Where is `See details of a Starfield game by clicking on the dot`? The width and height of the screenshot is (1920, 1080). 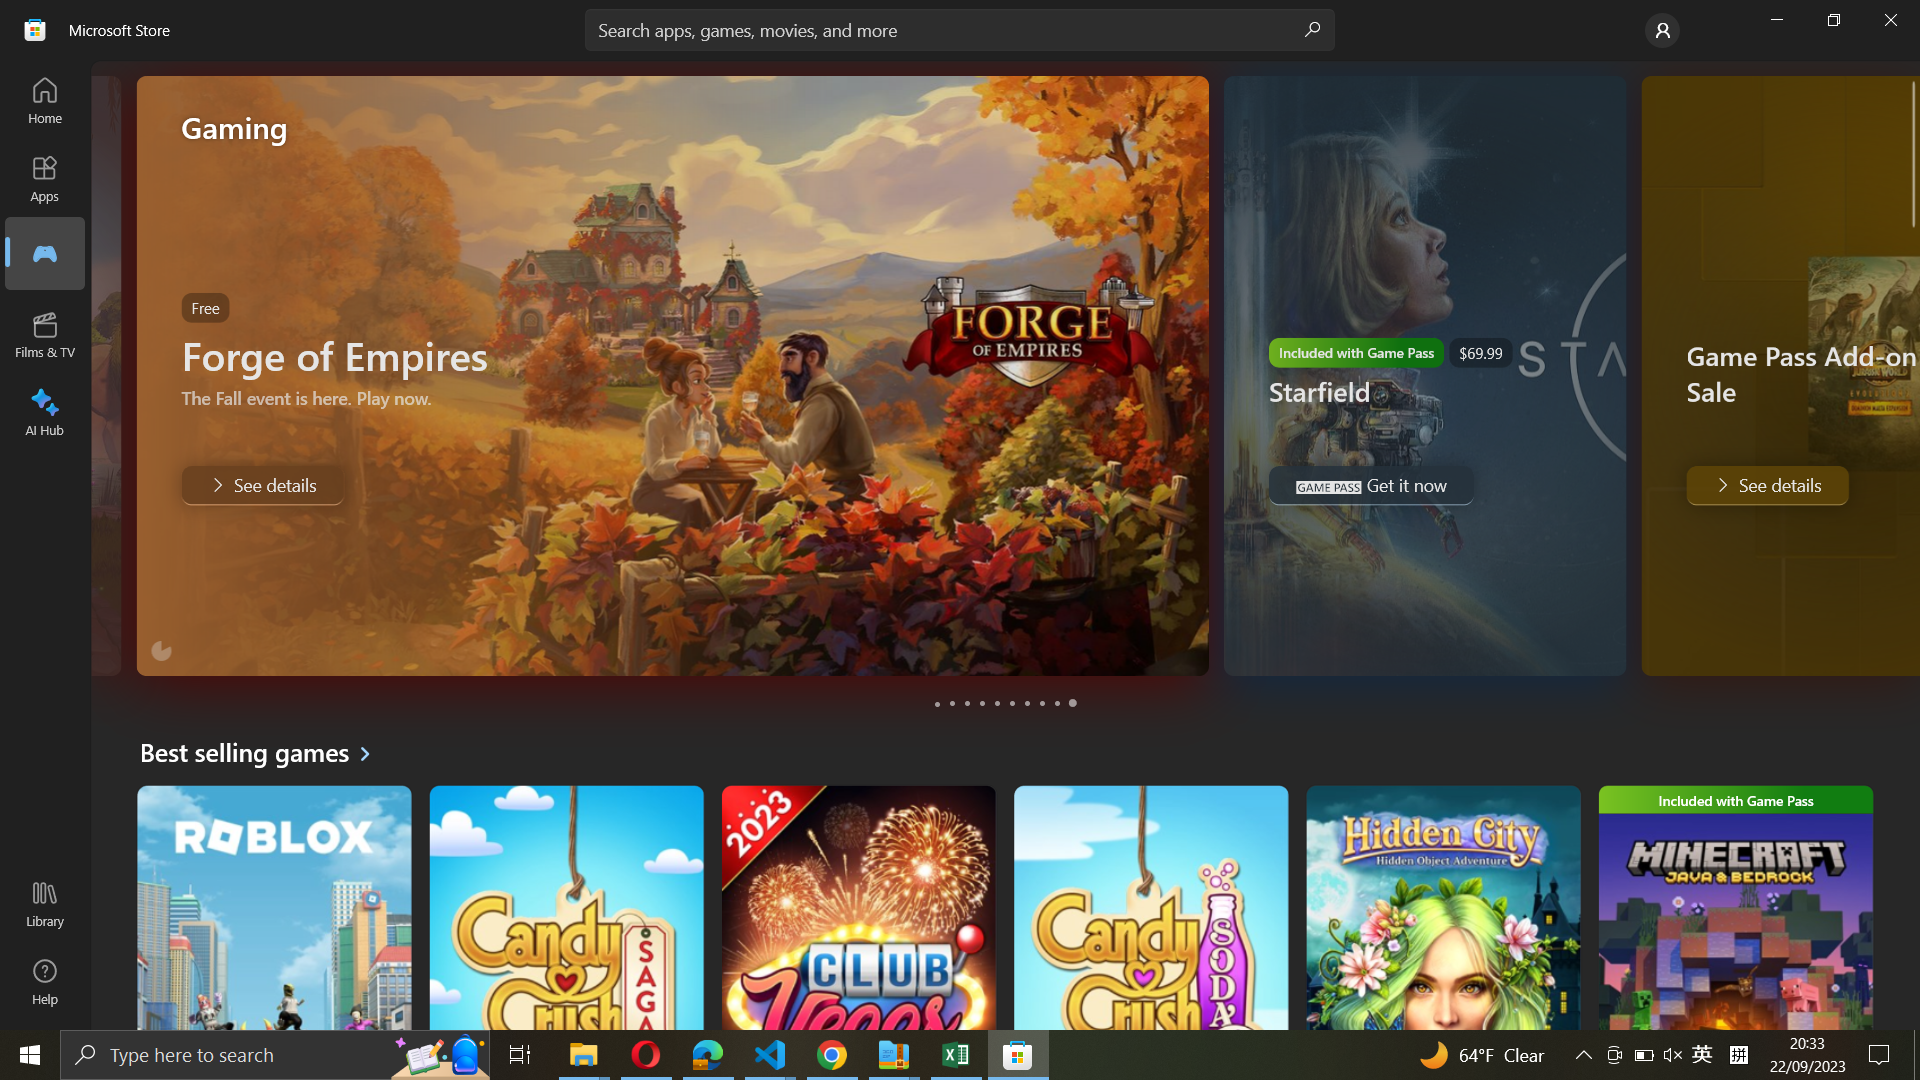
See details of a Starfield game by clicking on the dot is located at coordinates (952, 703).